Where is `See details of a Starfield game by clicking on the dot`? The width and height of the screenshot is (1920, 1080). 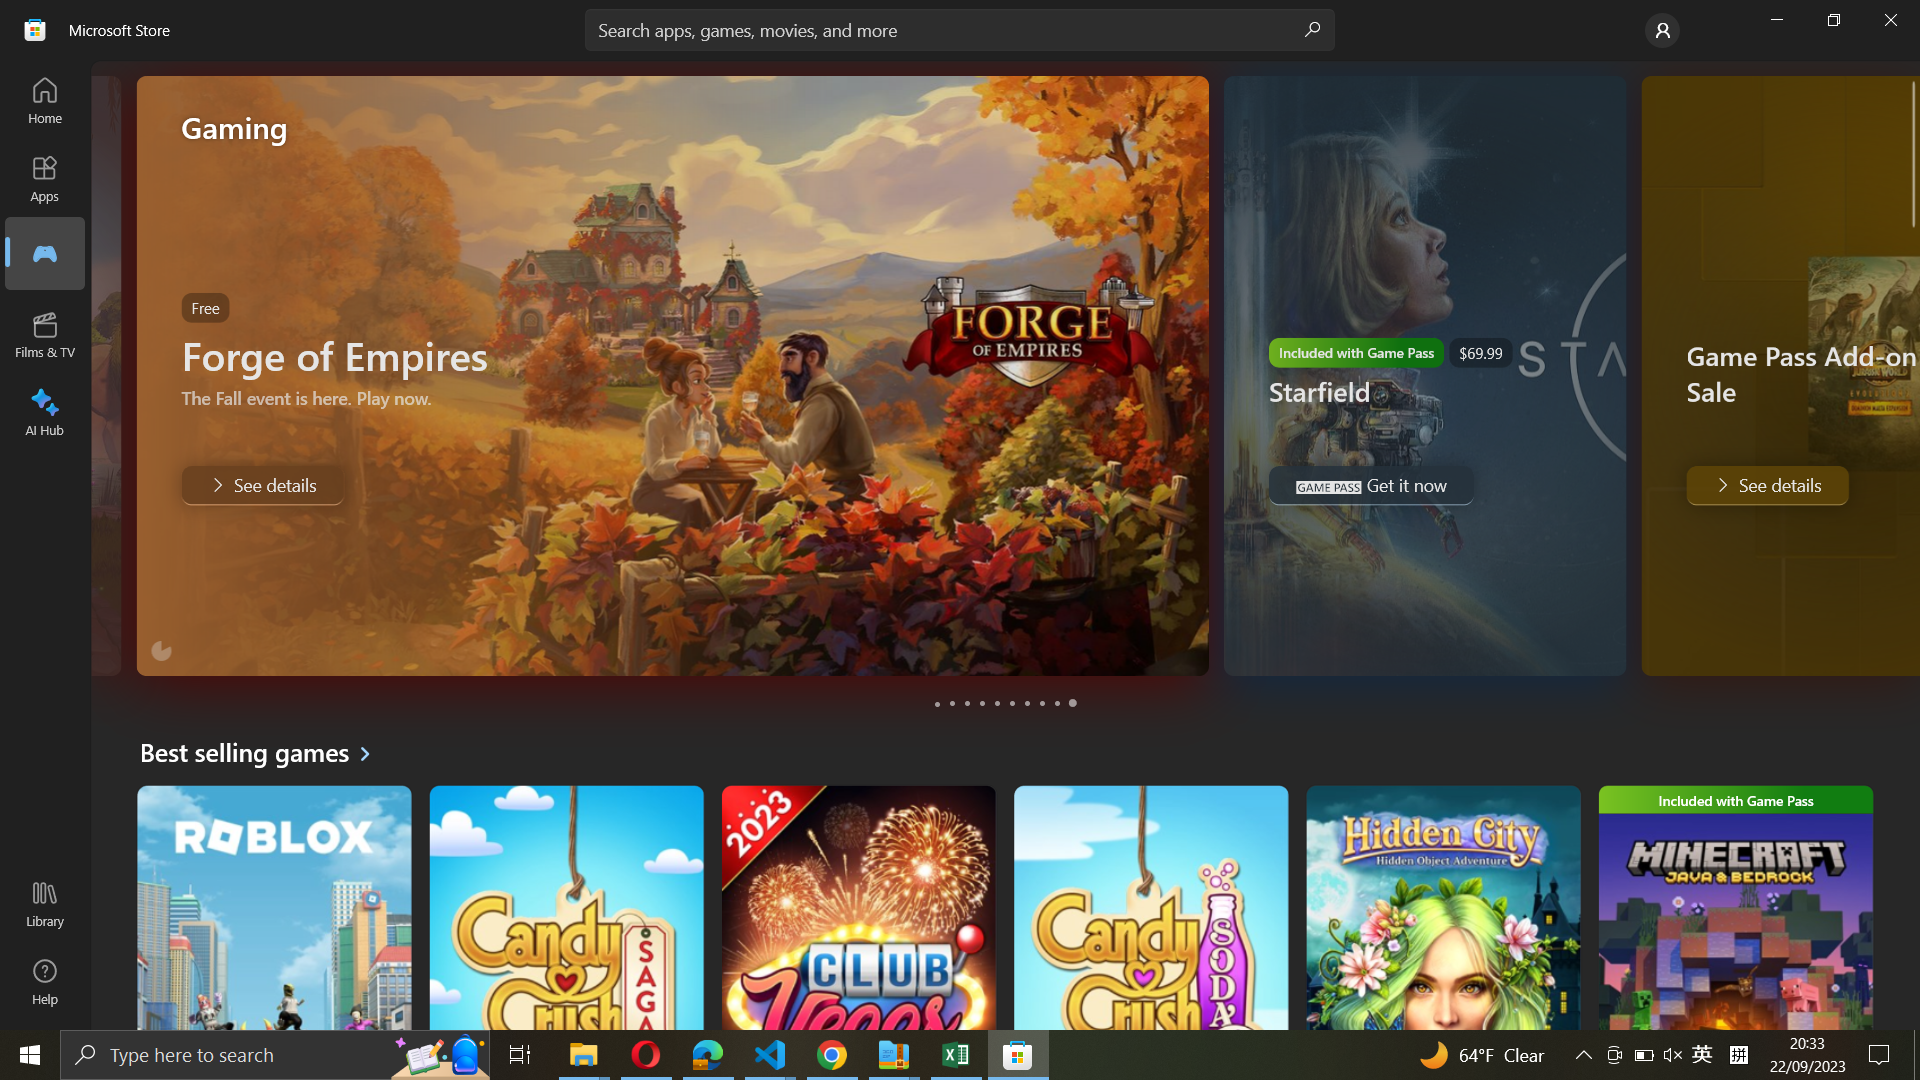
See details of a Starfield game by clicking on the dot is located at coordinates (952, 703).